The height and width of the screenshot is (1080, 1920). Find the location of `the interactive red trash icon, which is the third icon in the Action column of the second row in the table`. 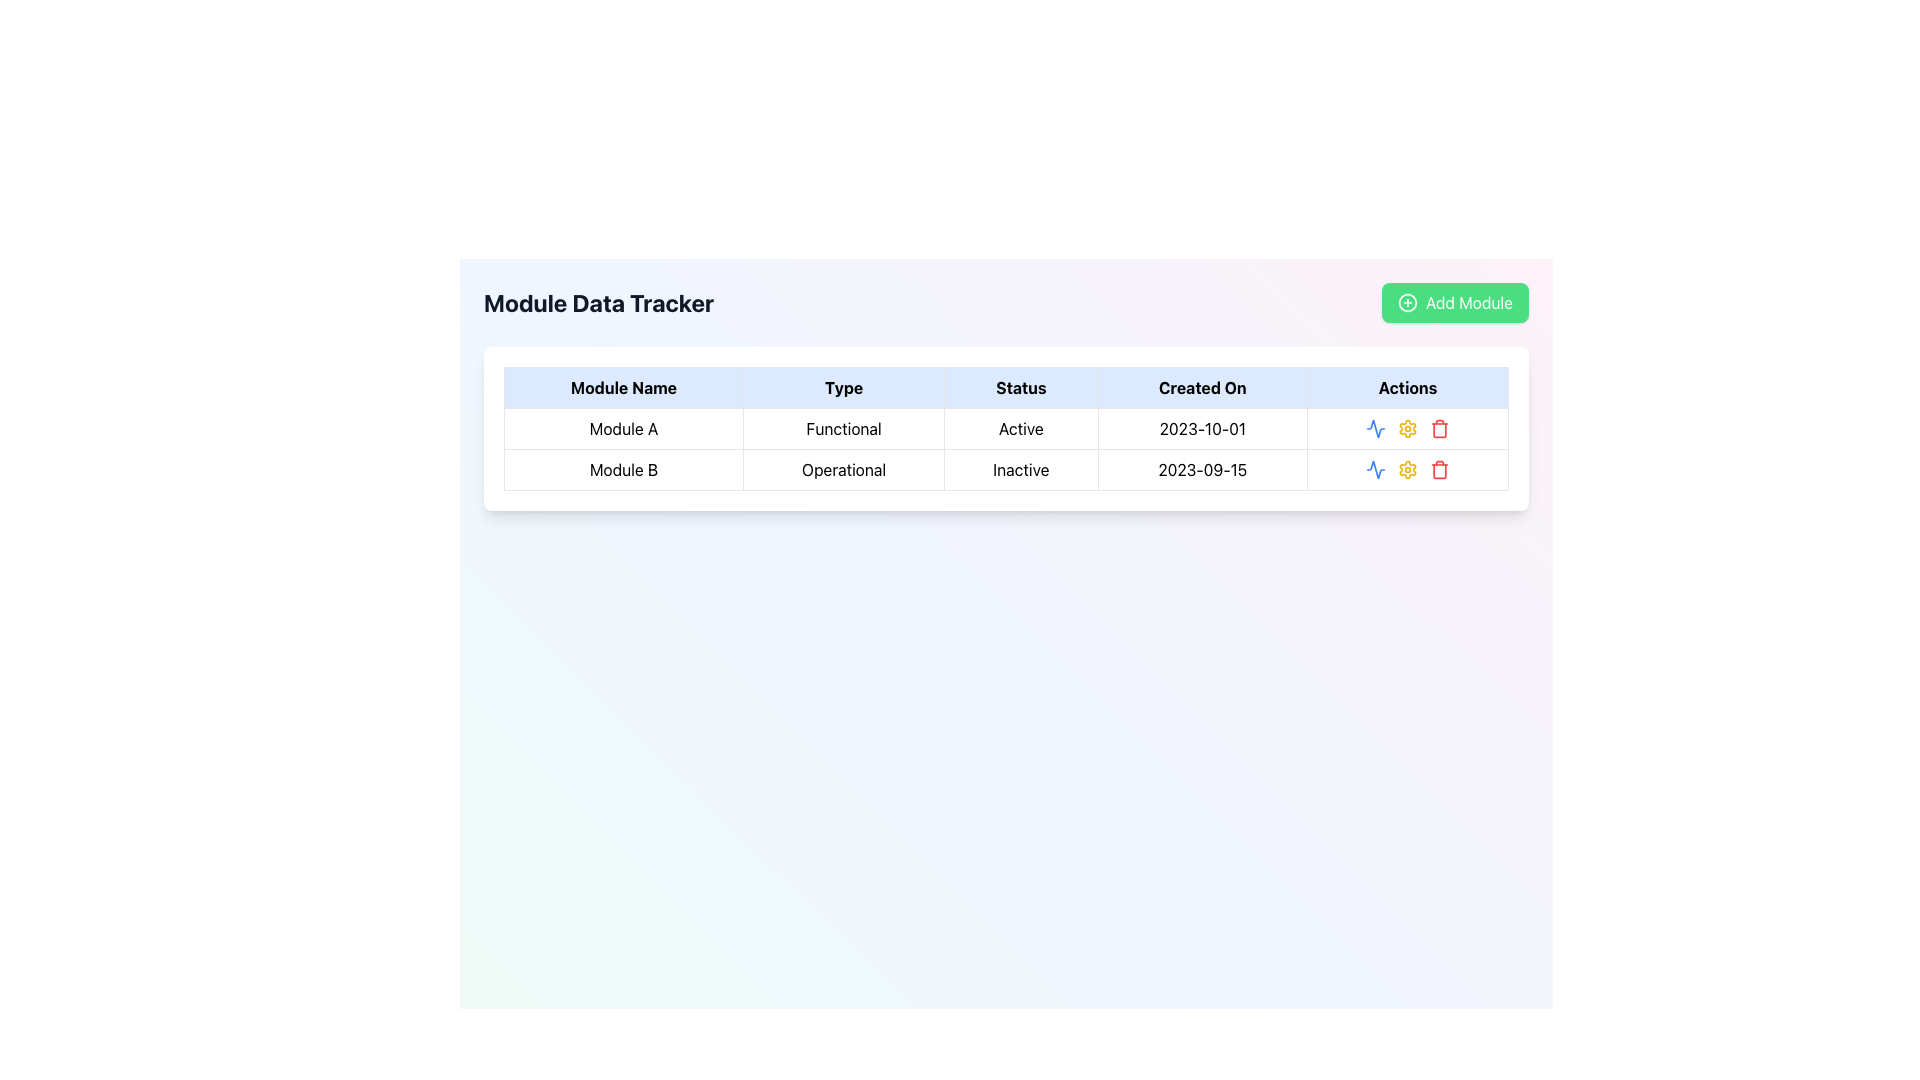

the interactive red trash icon, which is the third icon in the Action column of the second row in the table is located at coordinates (1440, 427).